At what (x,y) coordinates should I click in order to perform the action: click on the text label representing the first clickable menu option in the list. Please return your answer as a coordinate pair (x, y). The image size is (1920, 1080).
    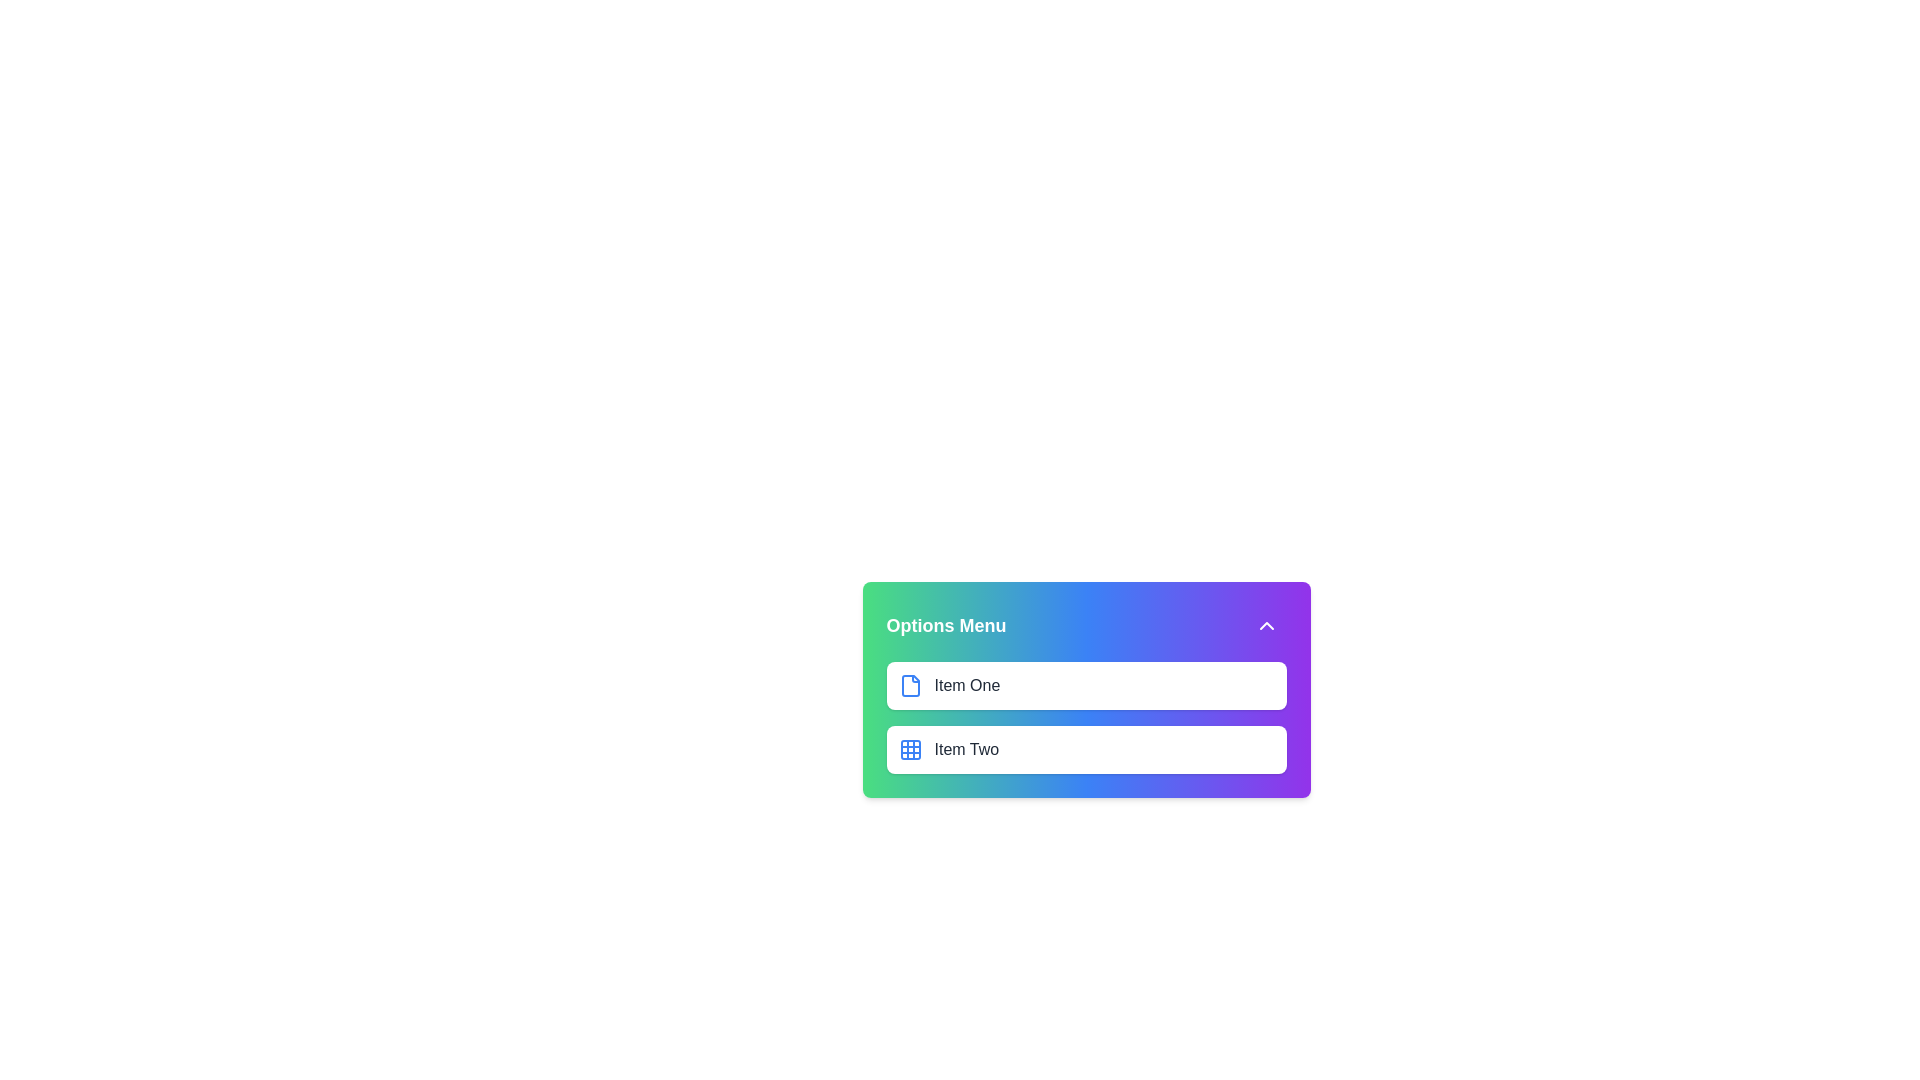
    Looking at the image, I should click on (967, 685).